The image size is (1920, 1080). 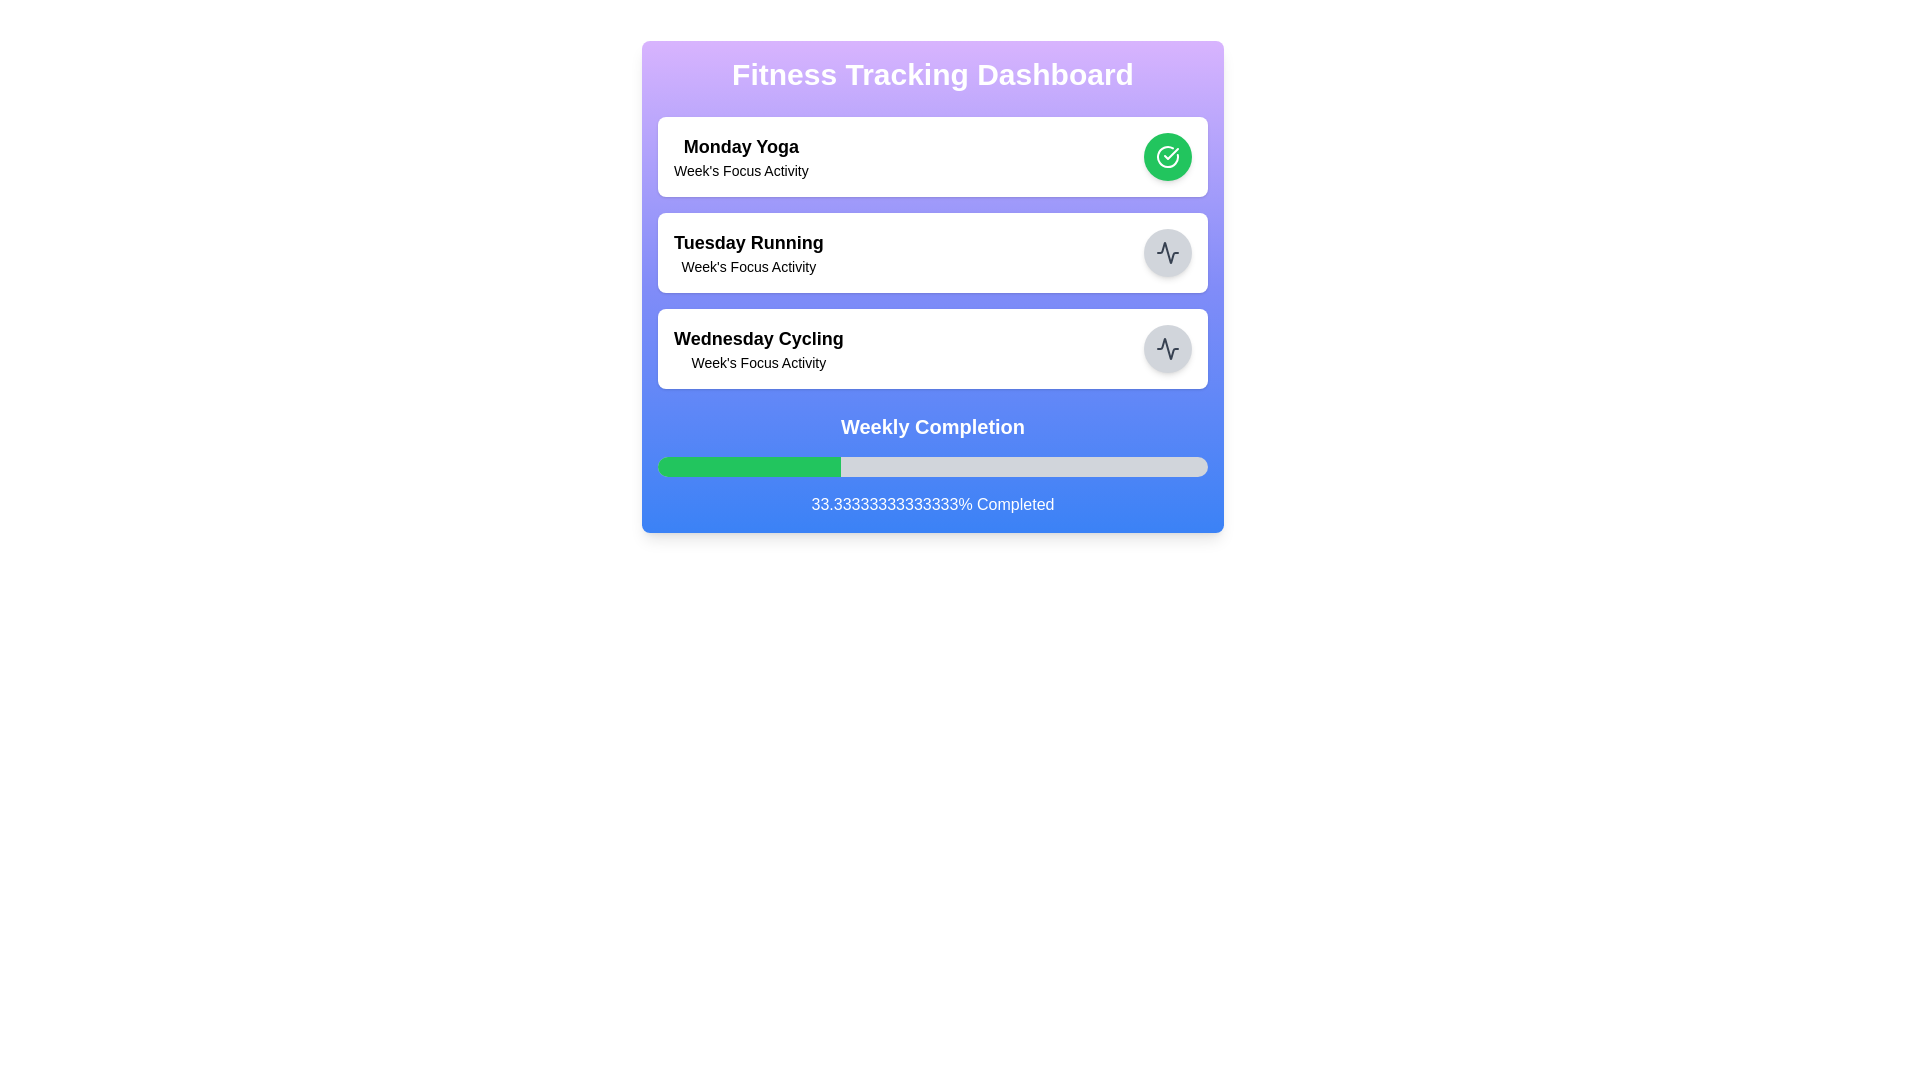 What do you see at coordinates (757, 338) in the screenshot?
I see `the Text Label indicating the title of the activity scheduled for Wednesday, which is positioned below the 'Tuesday Running' card in the dashboard` at bounding box center [757, 338].